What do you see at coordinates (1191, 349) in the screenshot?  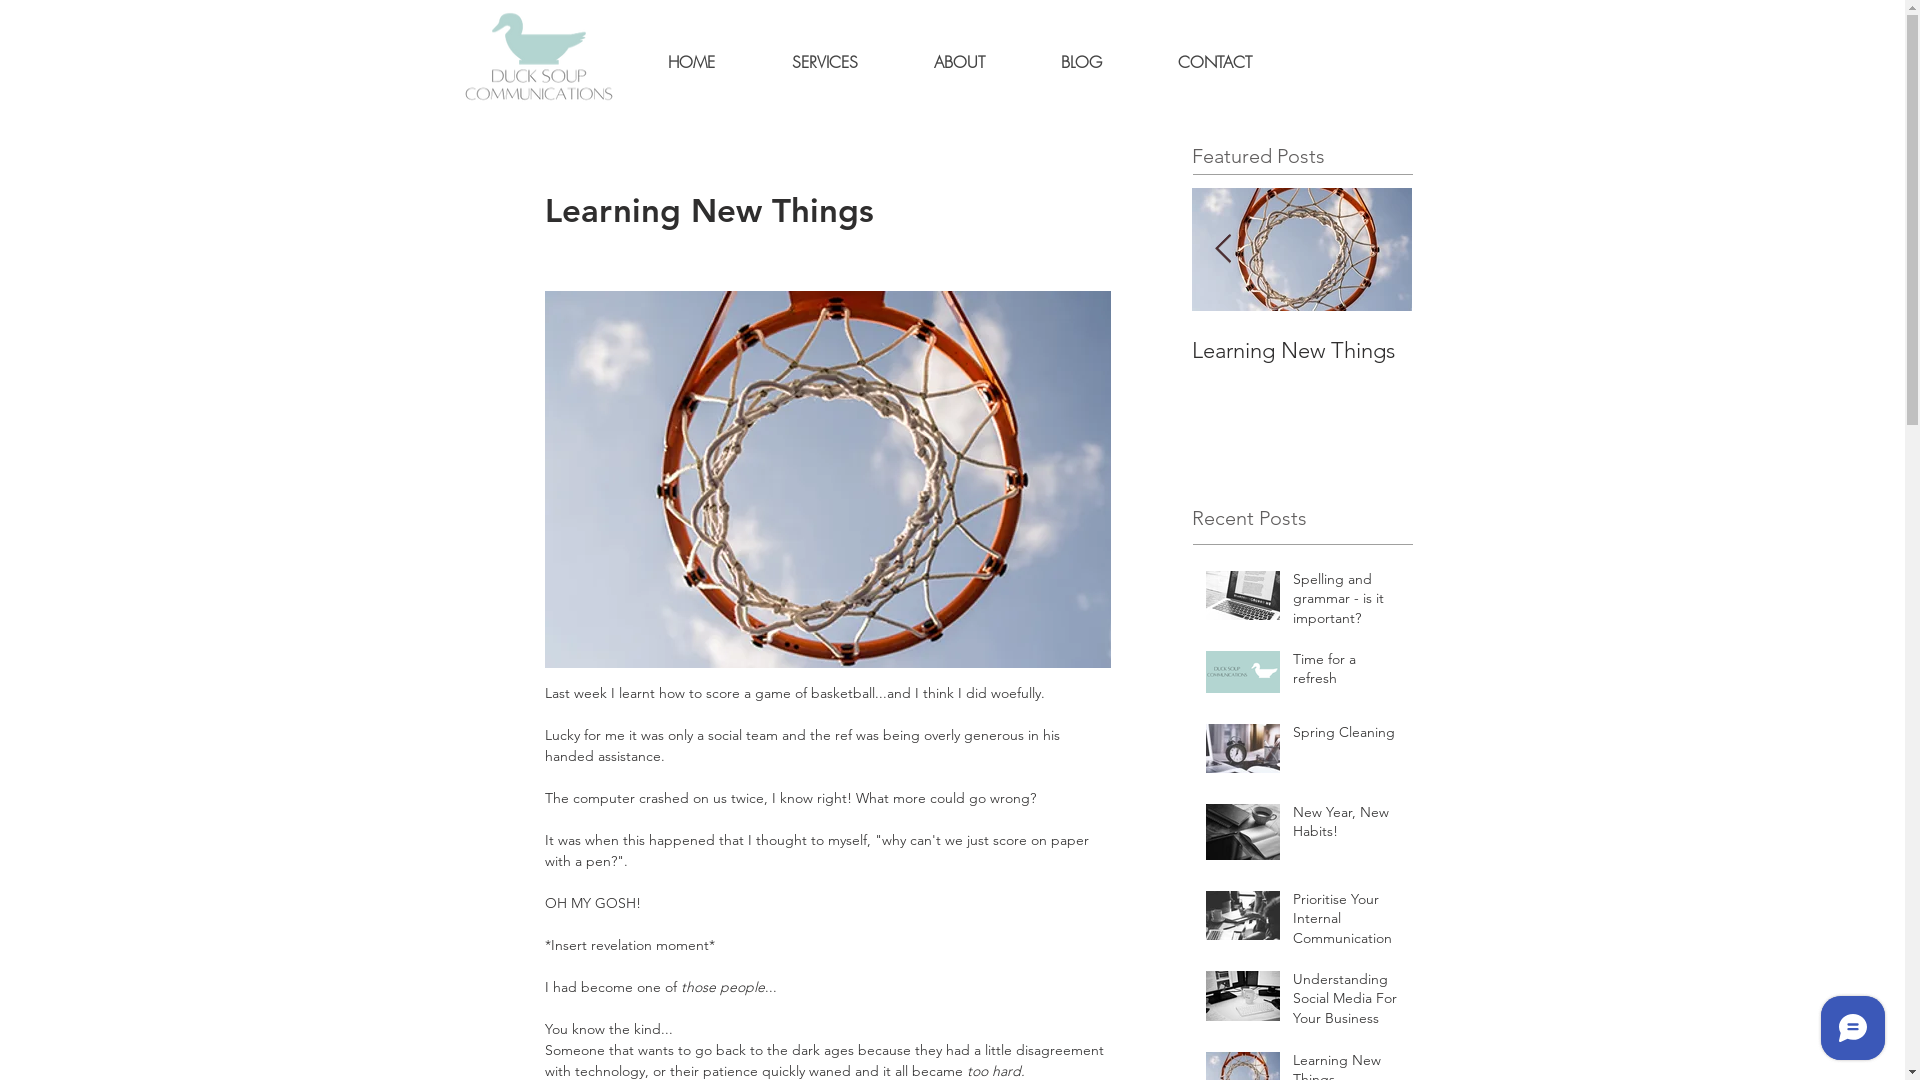 I see `'Learning New Things'` at bounding box center [1191, 349].